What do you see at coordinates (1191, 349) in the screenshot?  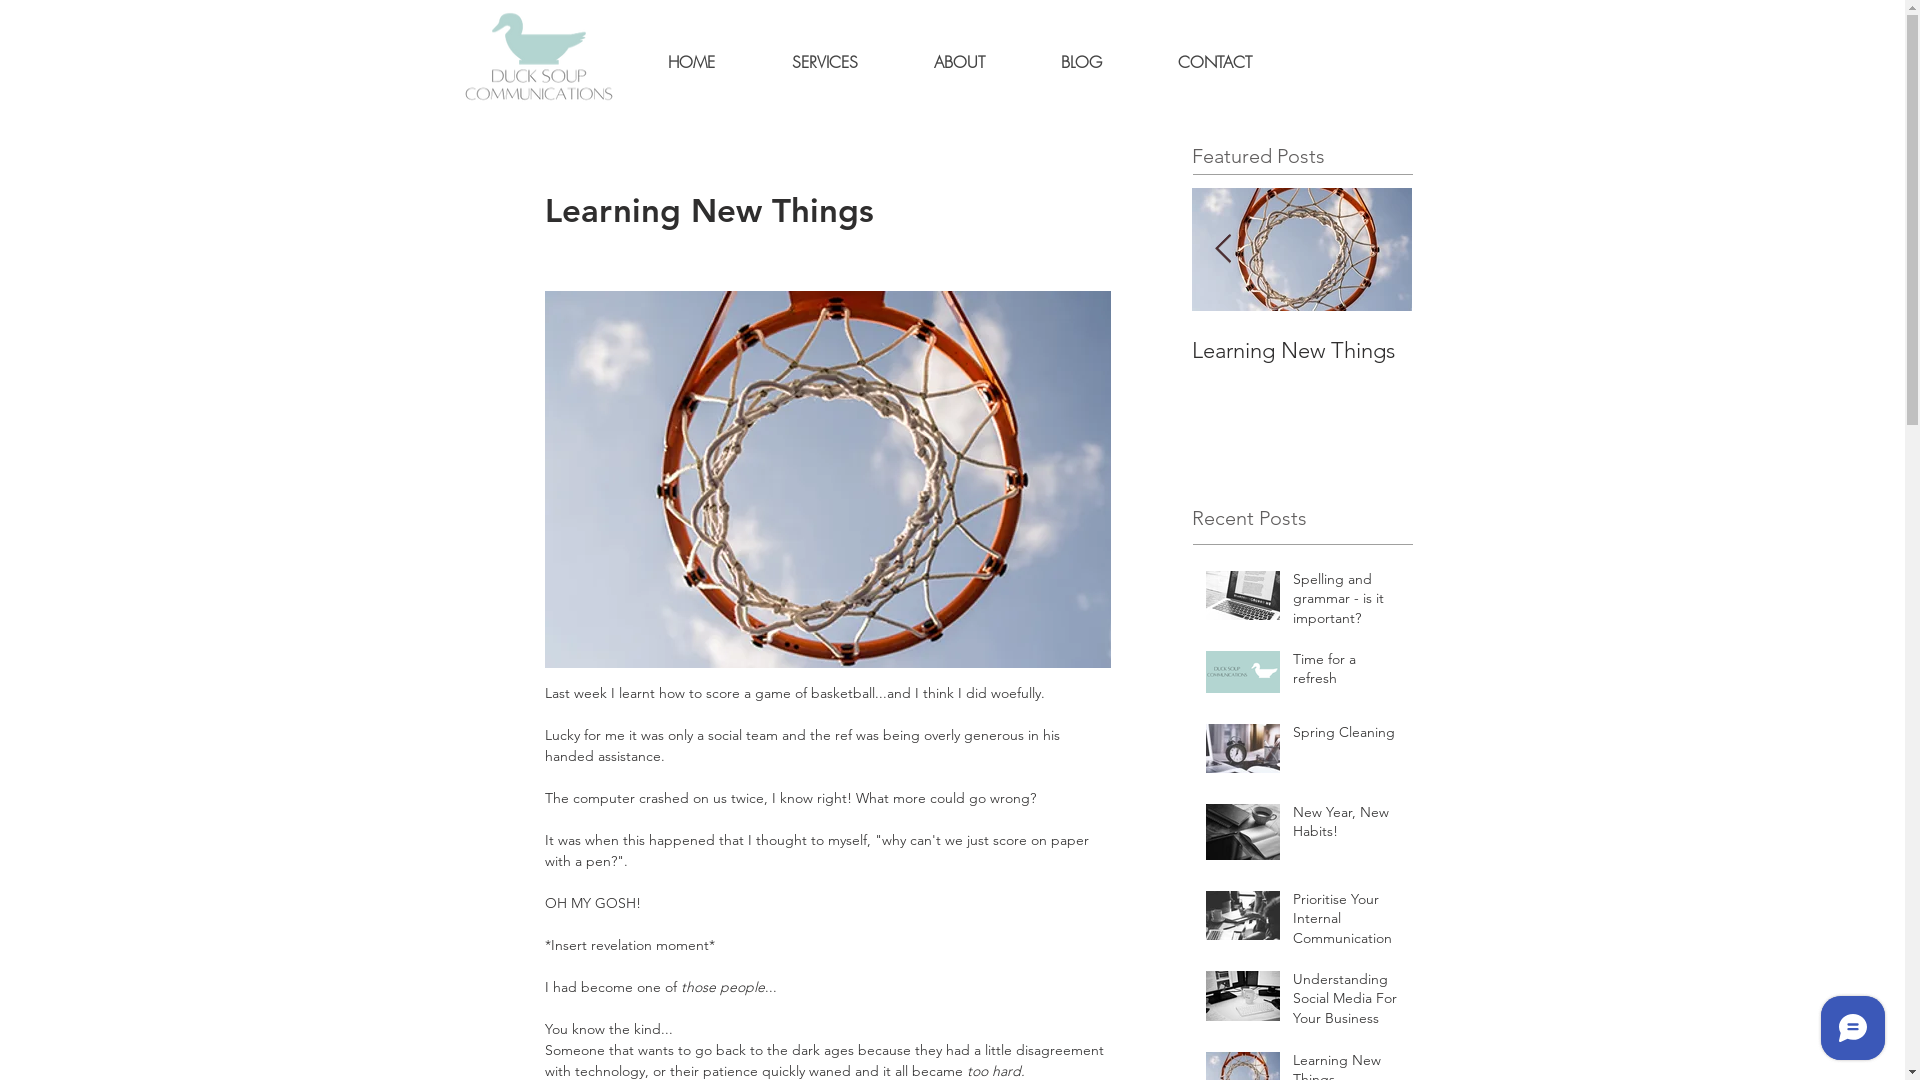 I see `'Learning New Things'` at bounding box center [1191, 349].